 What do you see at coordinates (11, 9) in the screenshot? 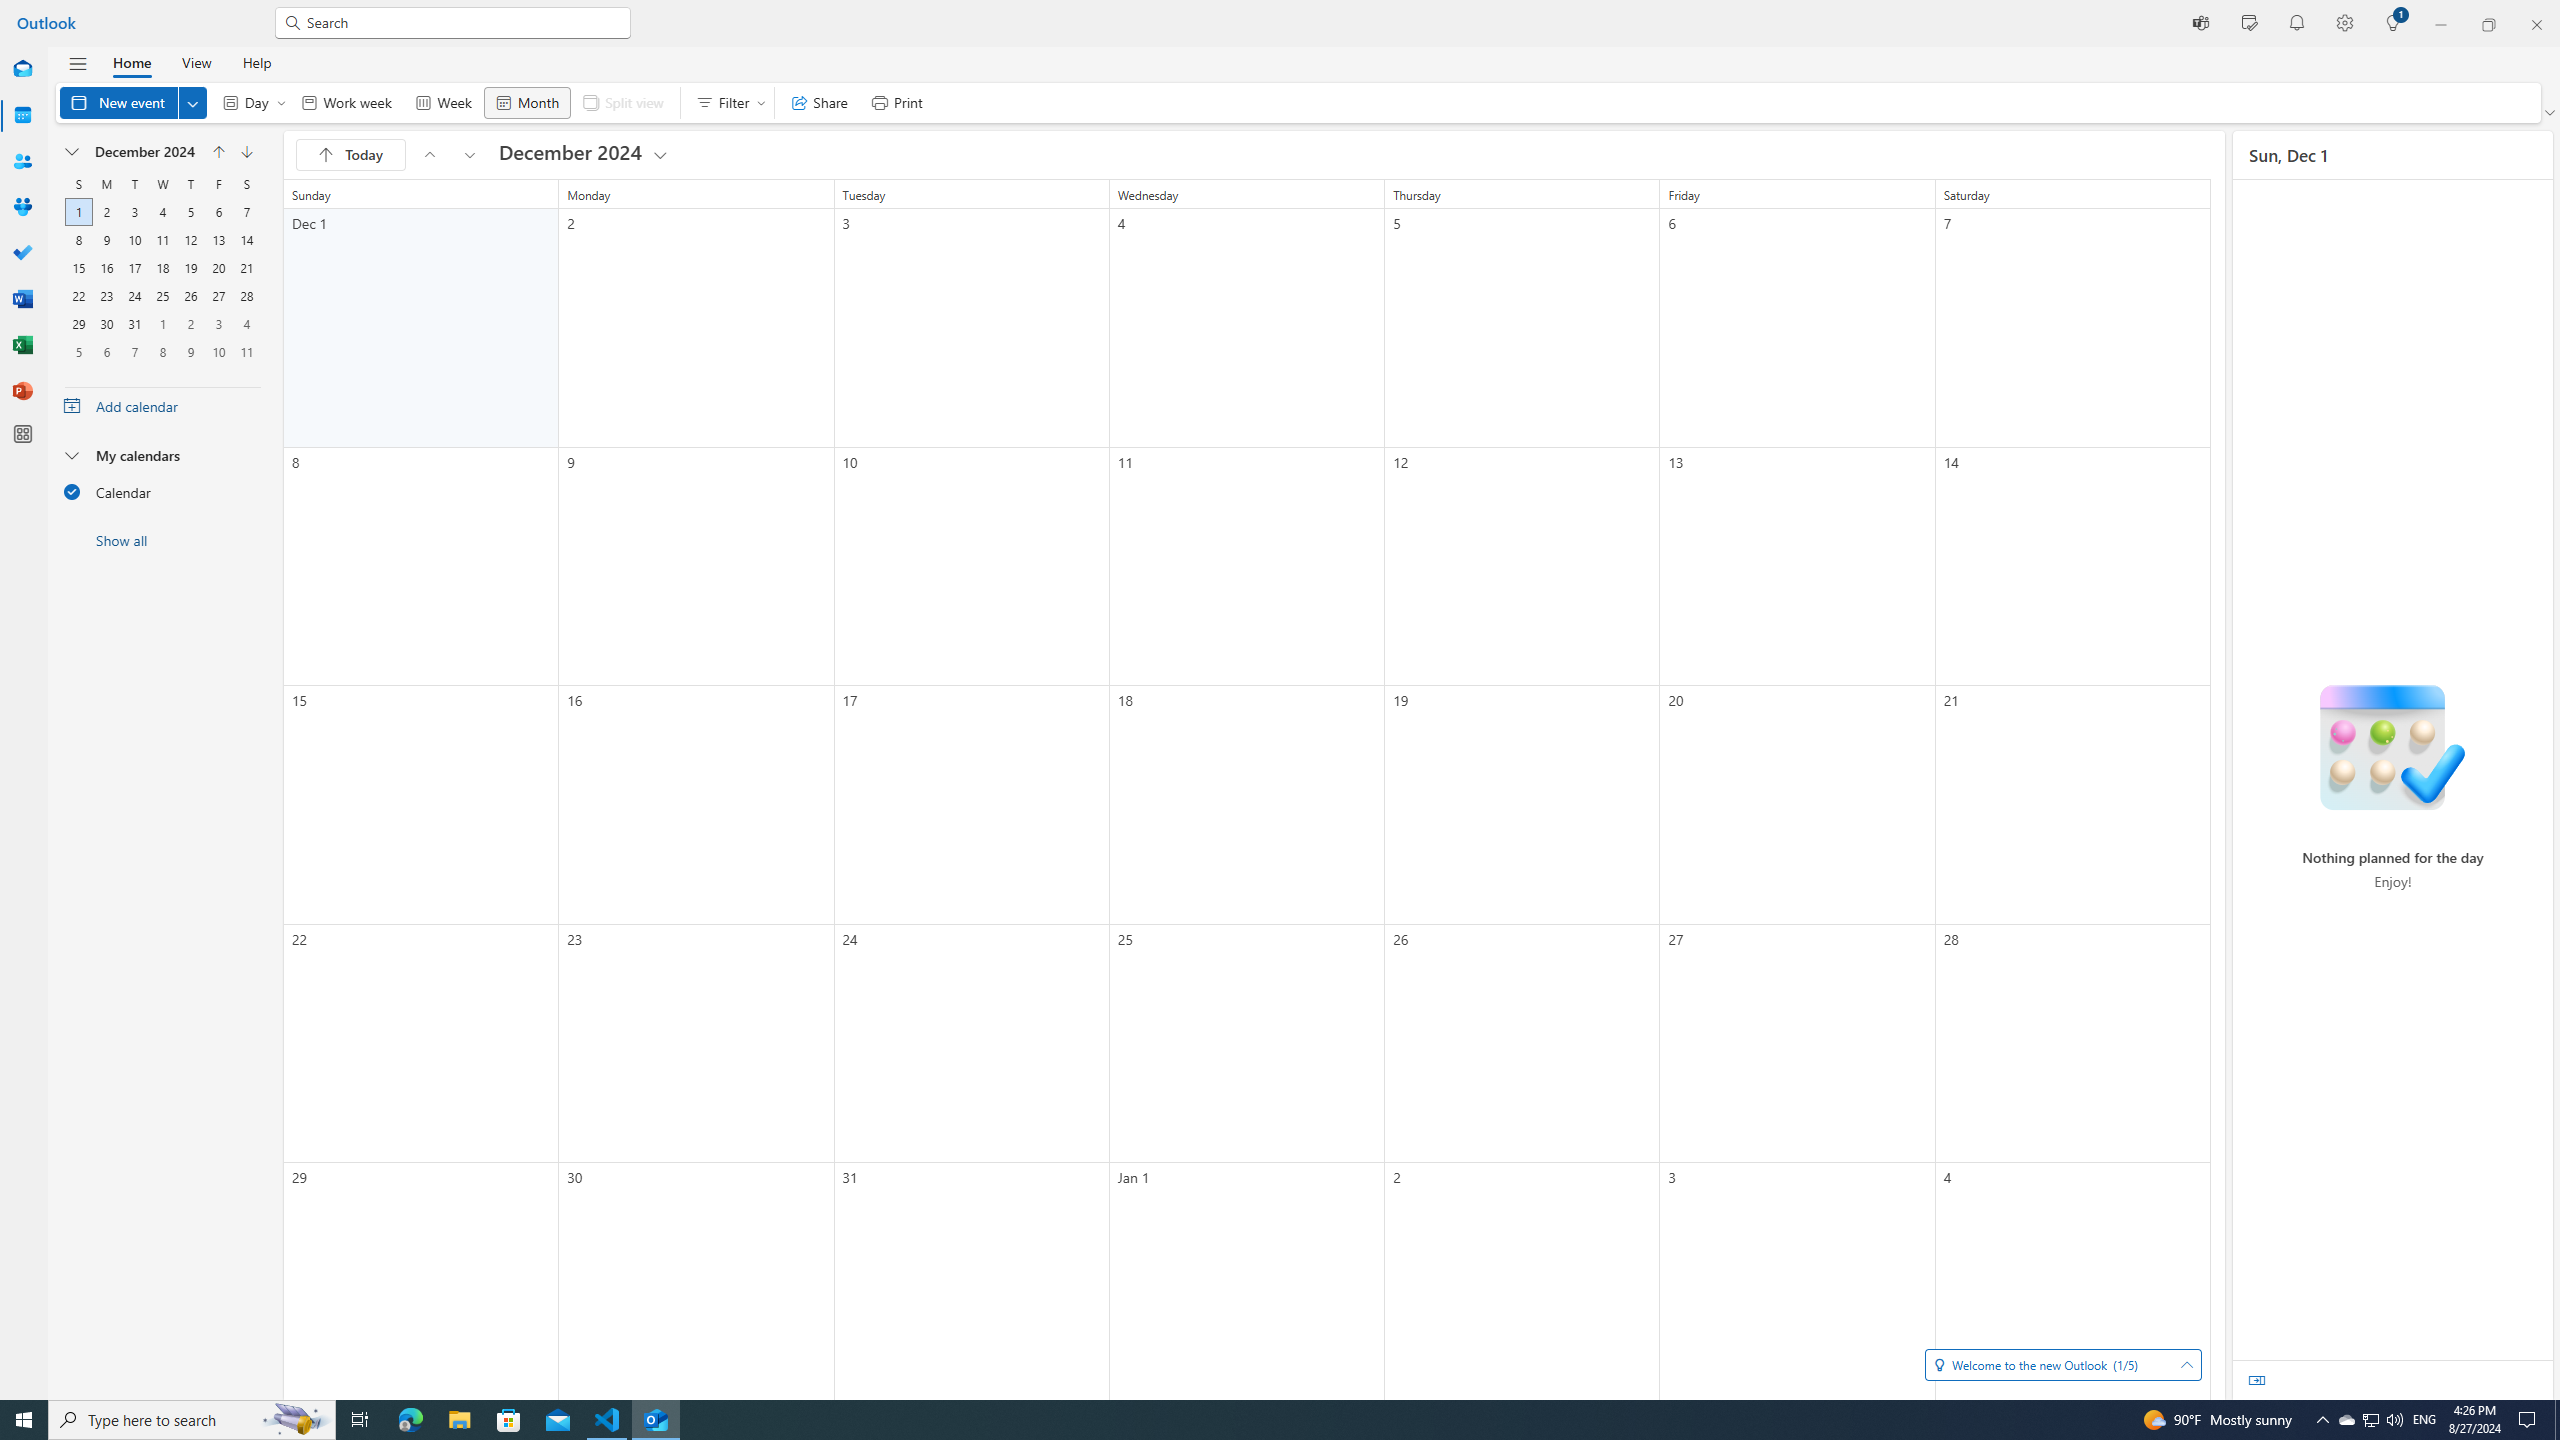
I see `'System'` at bounding box center [11, 9].